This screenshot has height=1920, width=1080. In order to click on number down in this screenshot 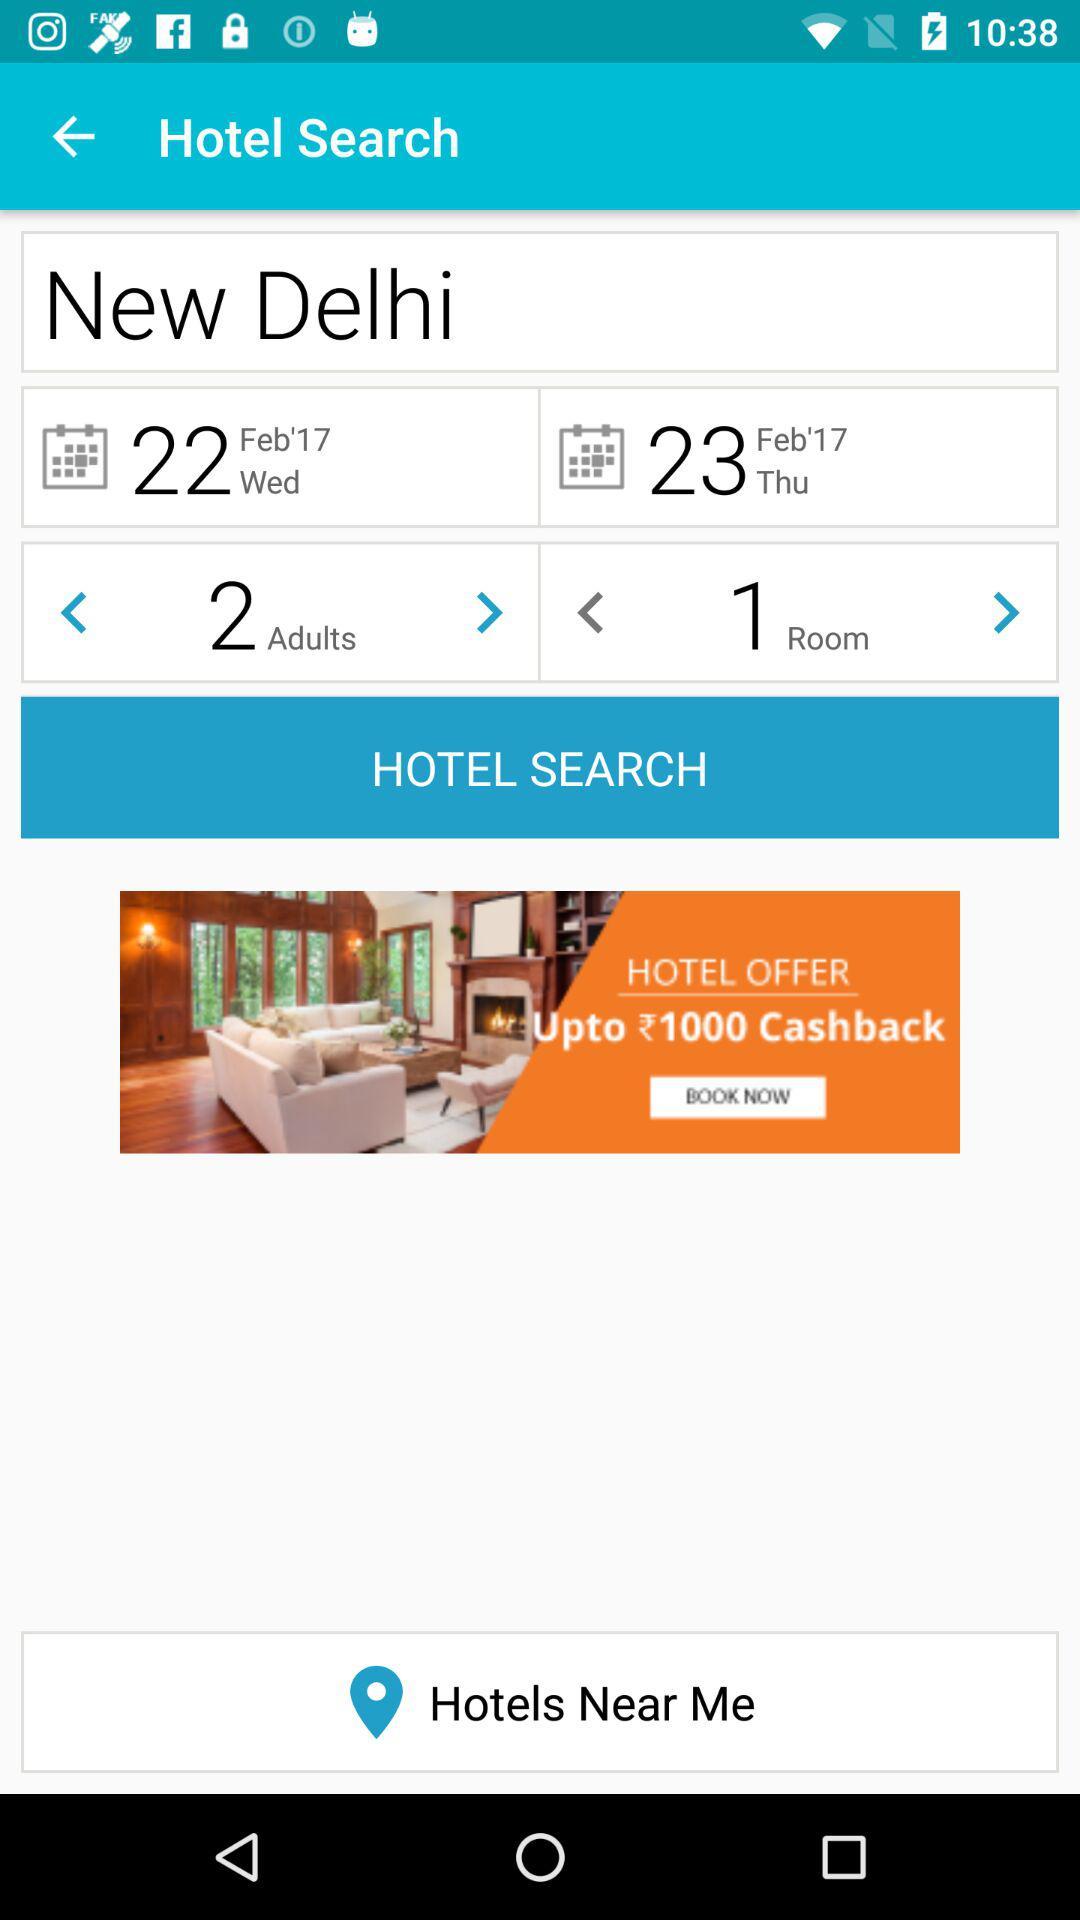, I will do `click(72, 611)`.